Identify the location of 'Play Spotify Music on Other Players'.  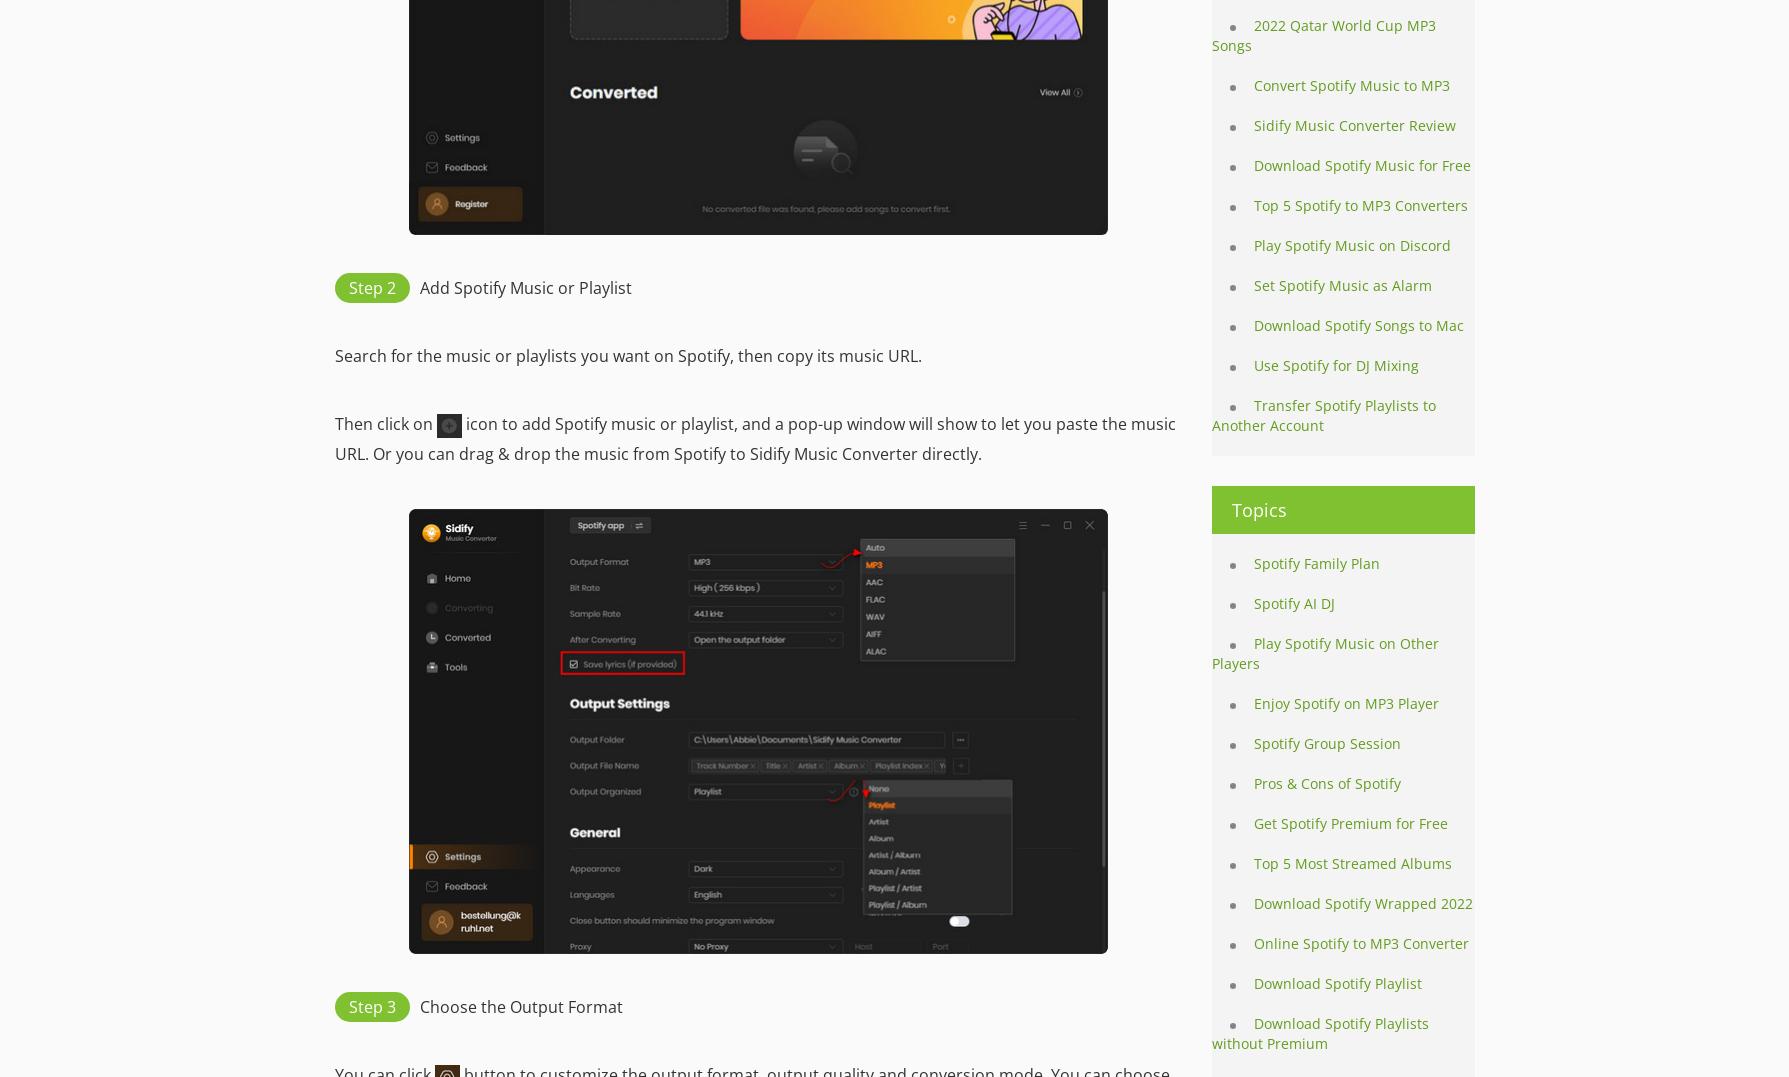
(1325, 653).